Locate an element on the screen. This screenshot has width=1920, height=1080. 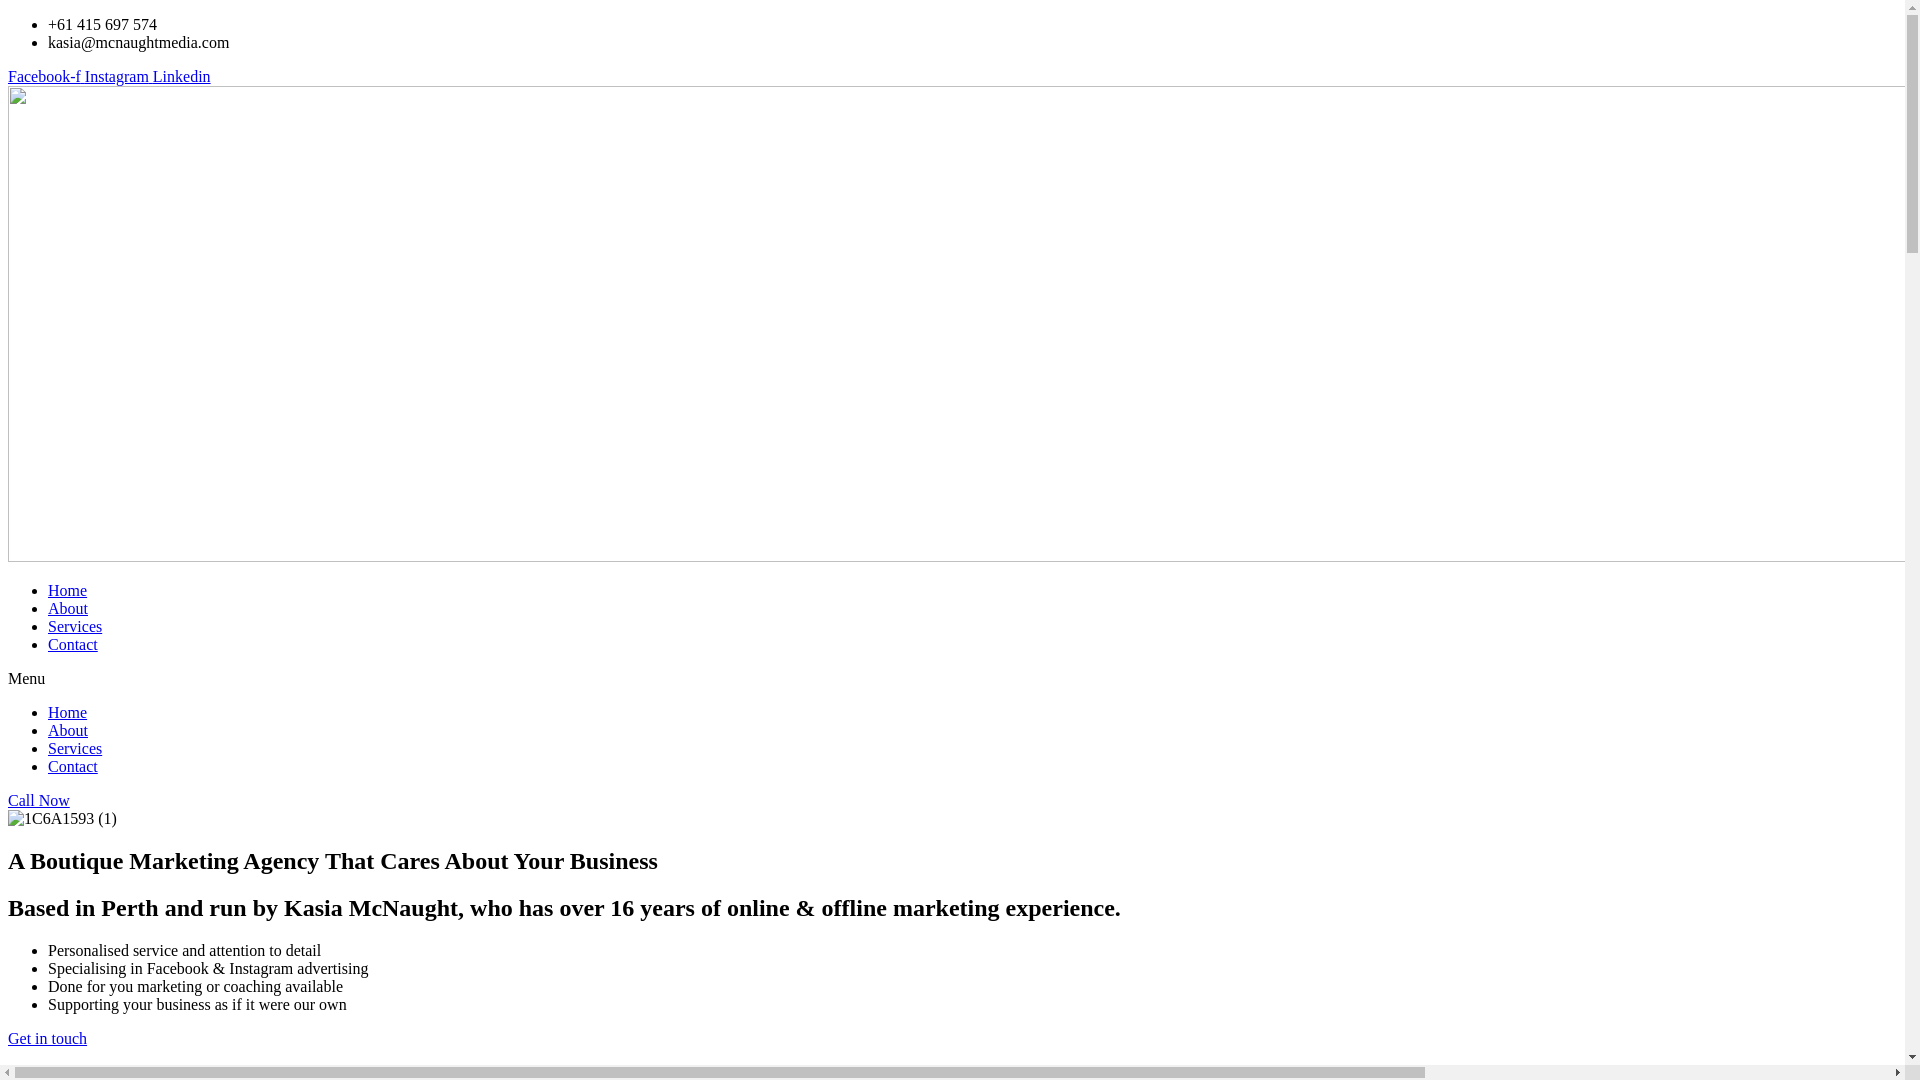
'Home' is located at coordinates (67, 589).